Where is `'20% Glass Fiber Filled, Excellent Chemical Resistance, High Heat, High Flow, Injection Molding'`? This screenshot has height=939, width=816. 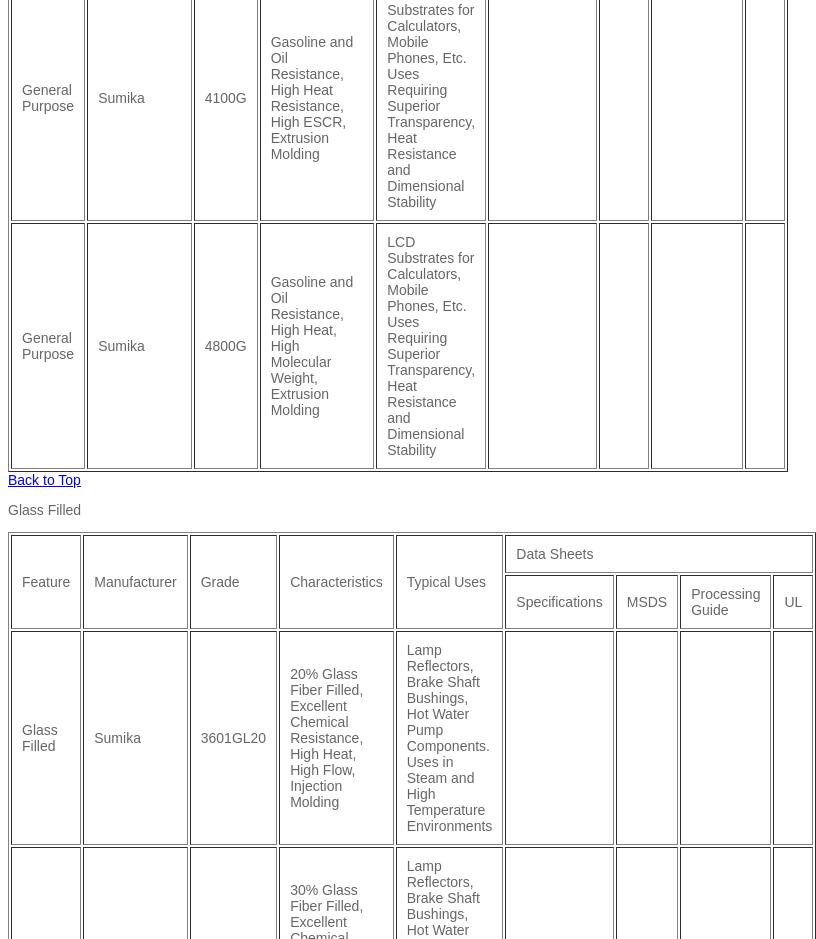
'20% Glass Fiber Filled, Excellent Chemical Resistance, High Heat, High Flow, Injection Molding' is located at coordinates (289, 737).